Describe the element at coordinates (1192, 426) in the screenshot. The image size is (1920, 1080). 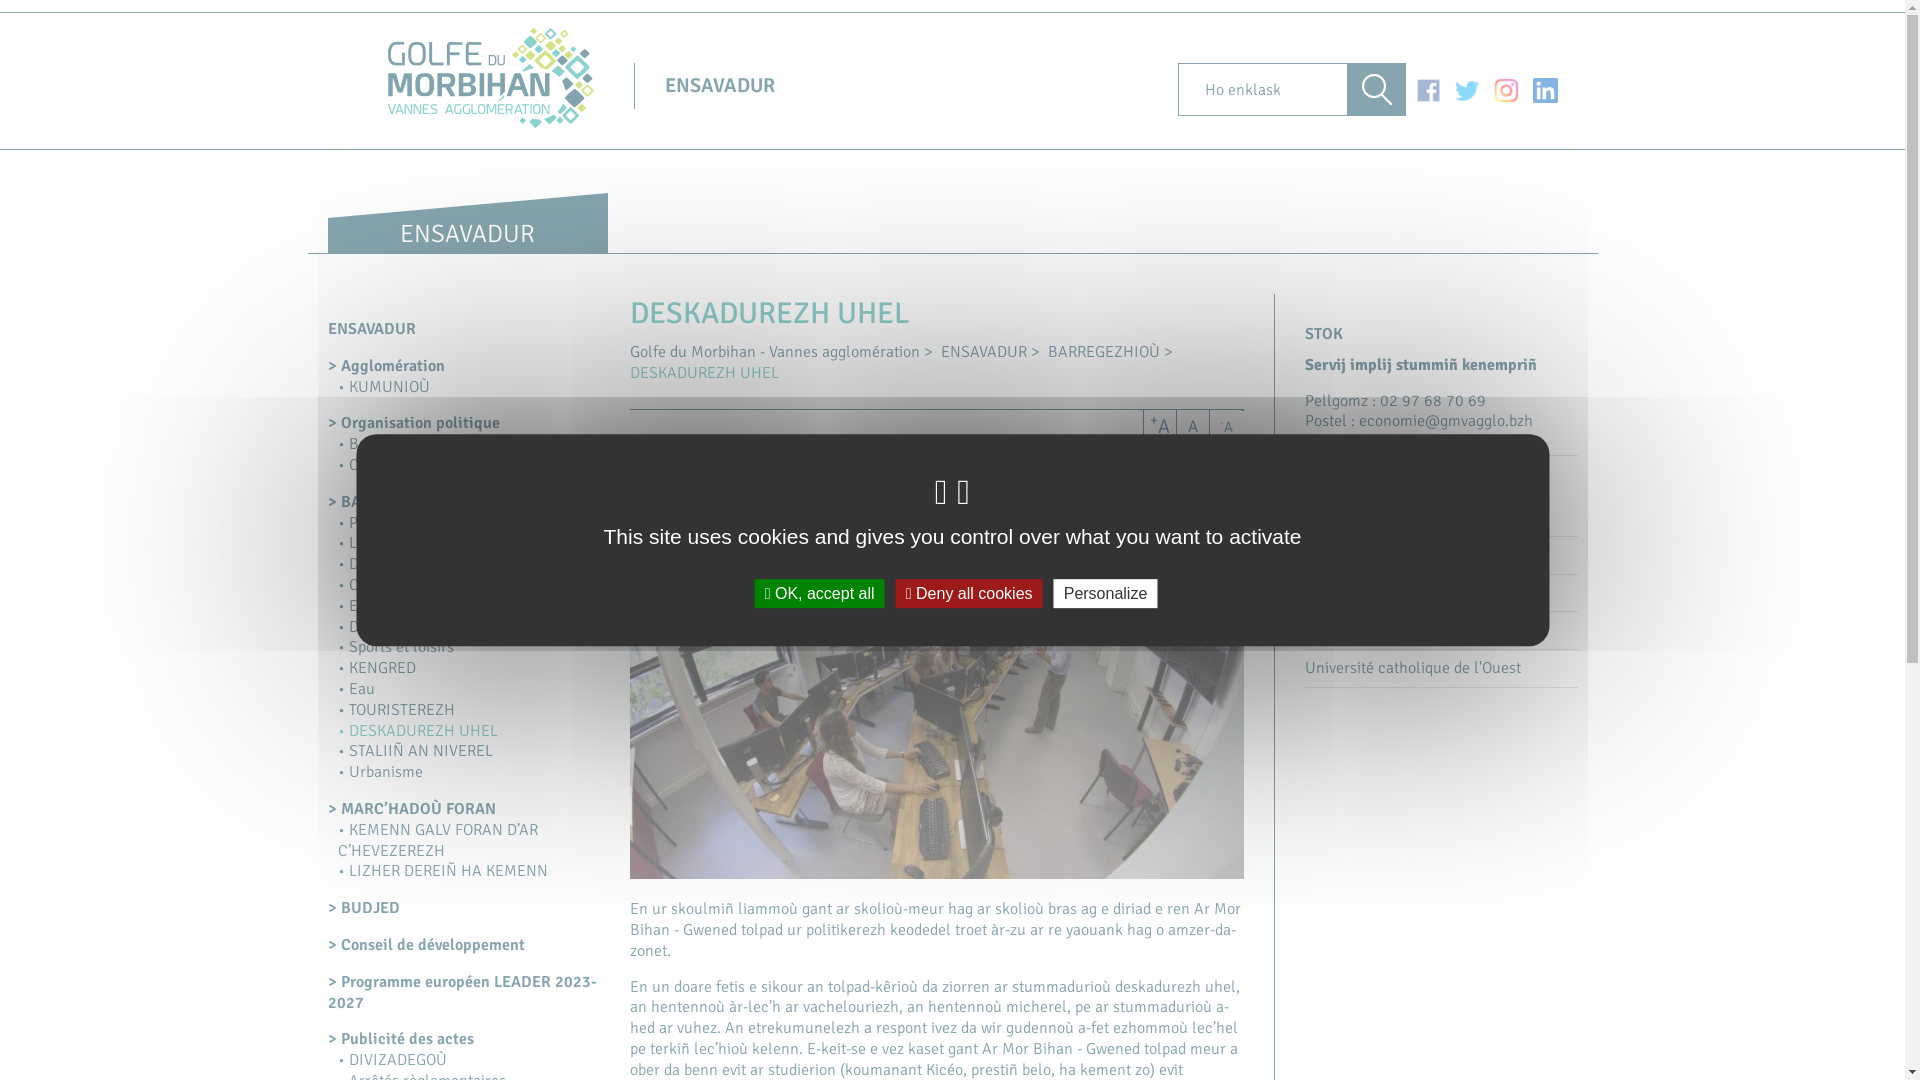
I see `'A'` at that location.